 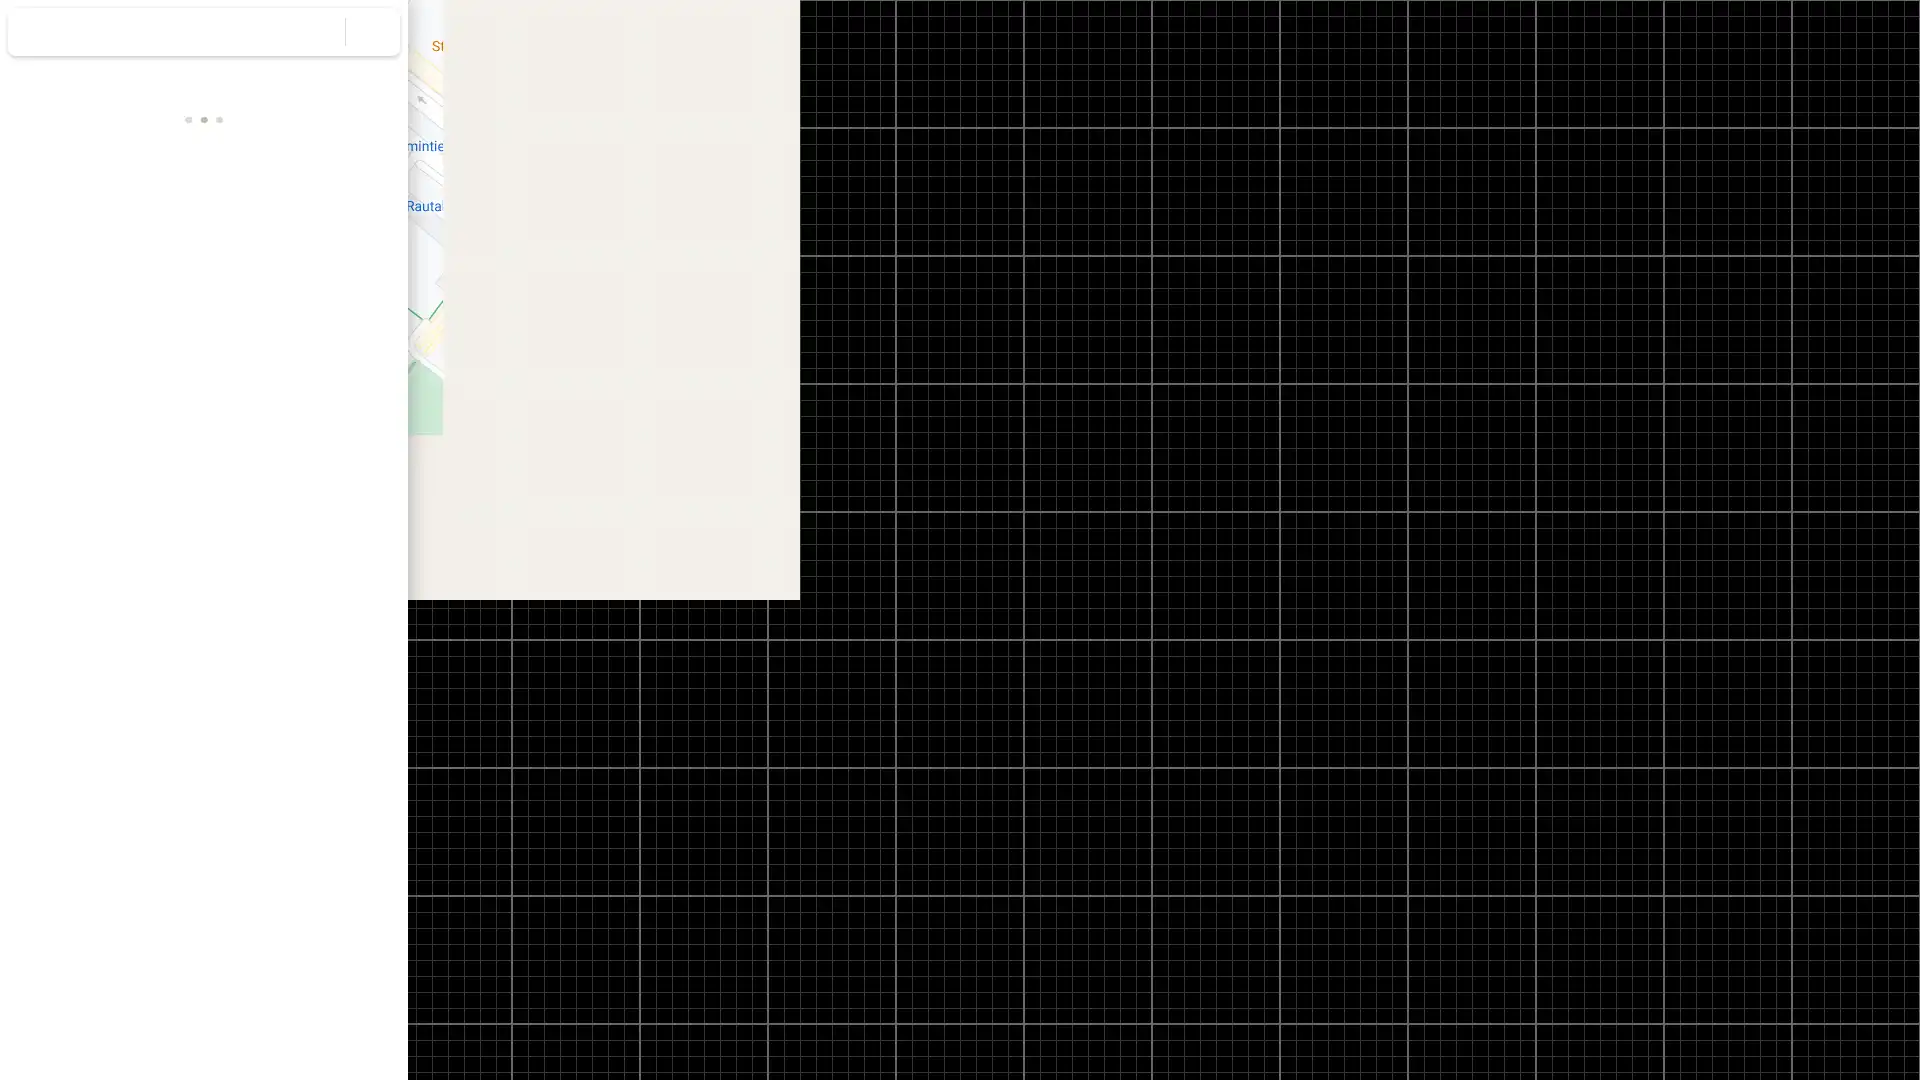 What do you see at coordinates (383, 478) in the screenshot?
I see `Learn more about plus codes` at bounding box center [383, 478].